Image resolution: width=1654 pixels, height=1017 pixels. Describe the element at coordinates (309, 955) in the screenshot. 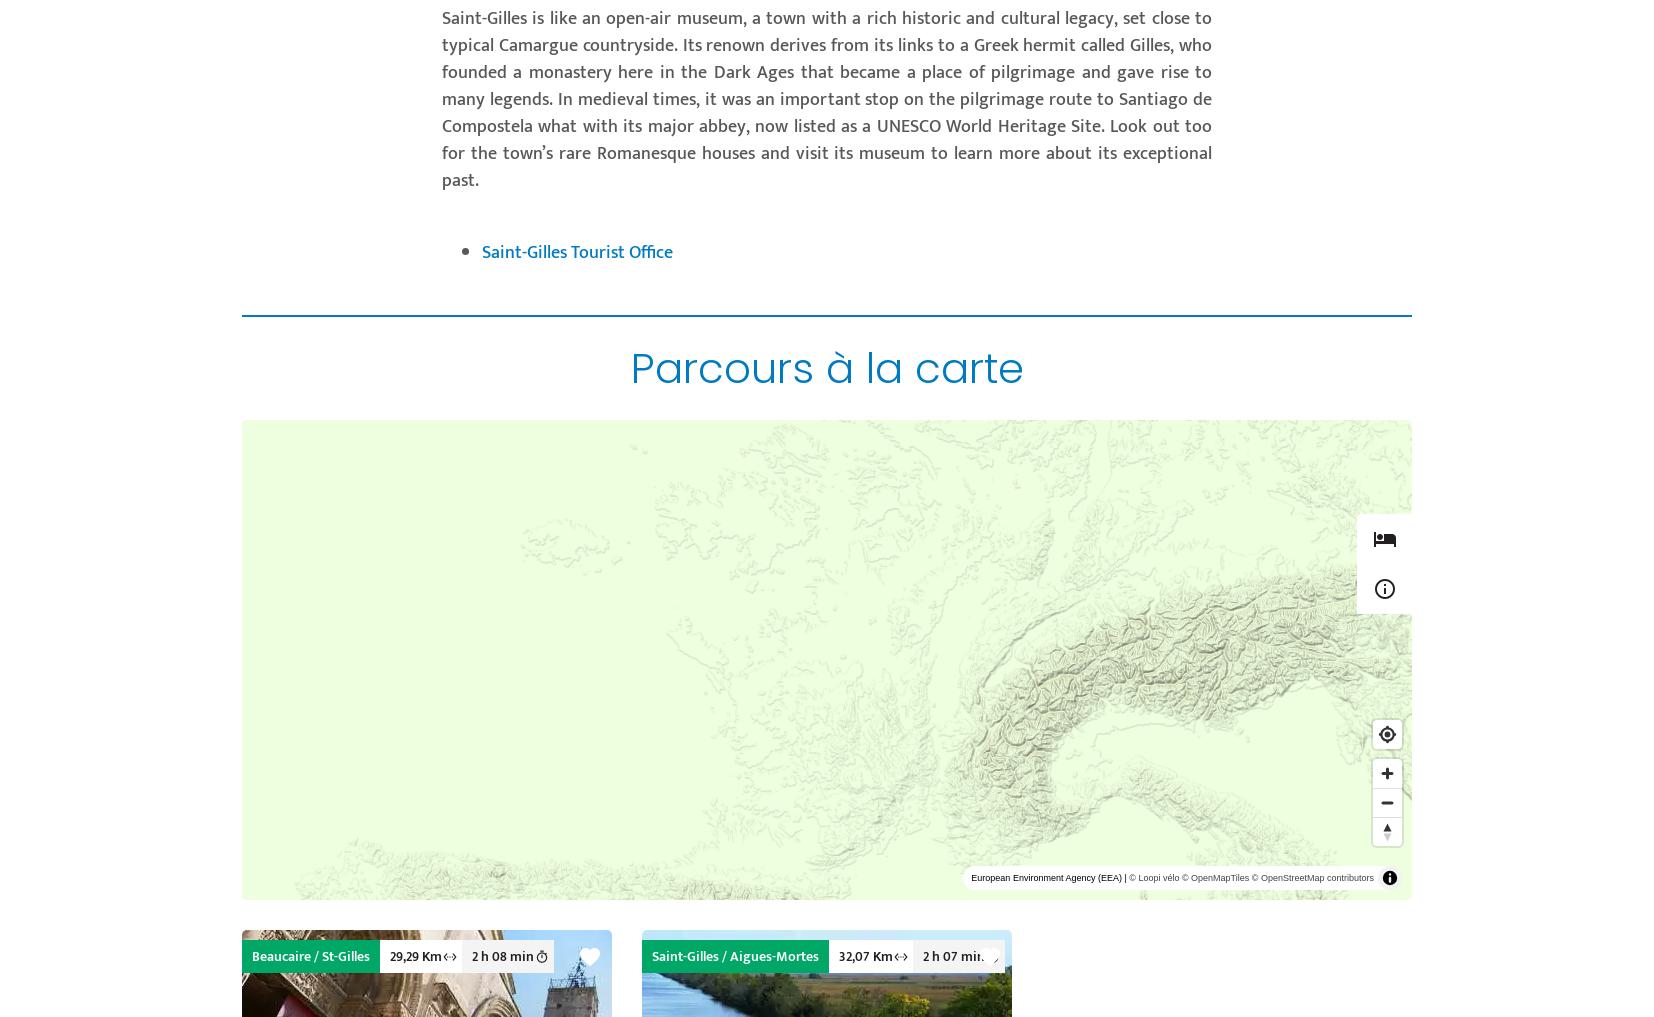

I see `'Beaucaire / St-Gilles'` at that location.